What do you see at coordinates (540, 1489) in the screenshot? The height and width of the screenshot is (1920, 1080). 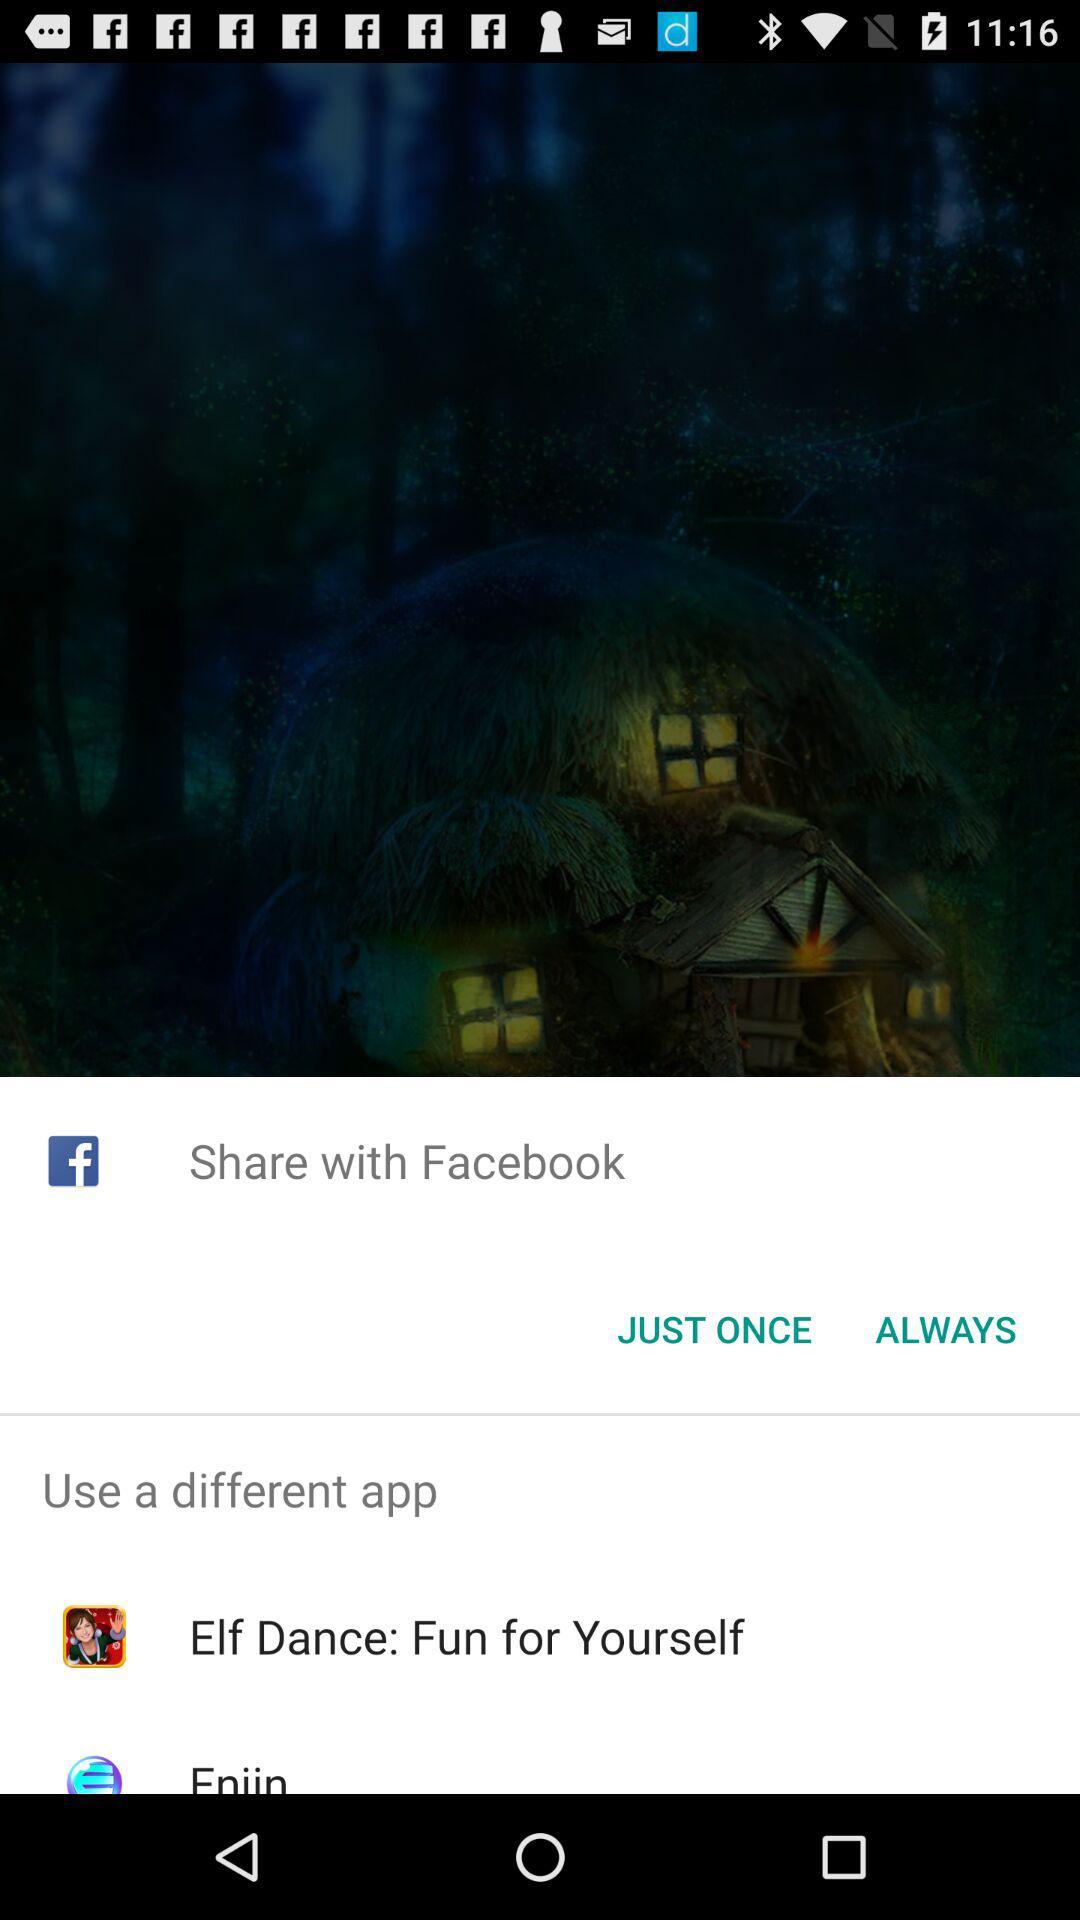 I see `item above elf dance fun app` at bounding box center [540, 1489].